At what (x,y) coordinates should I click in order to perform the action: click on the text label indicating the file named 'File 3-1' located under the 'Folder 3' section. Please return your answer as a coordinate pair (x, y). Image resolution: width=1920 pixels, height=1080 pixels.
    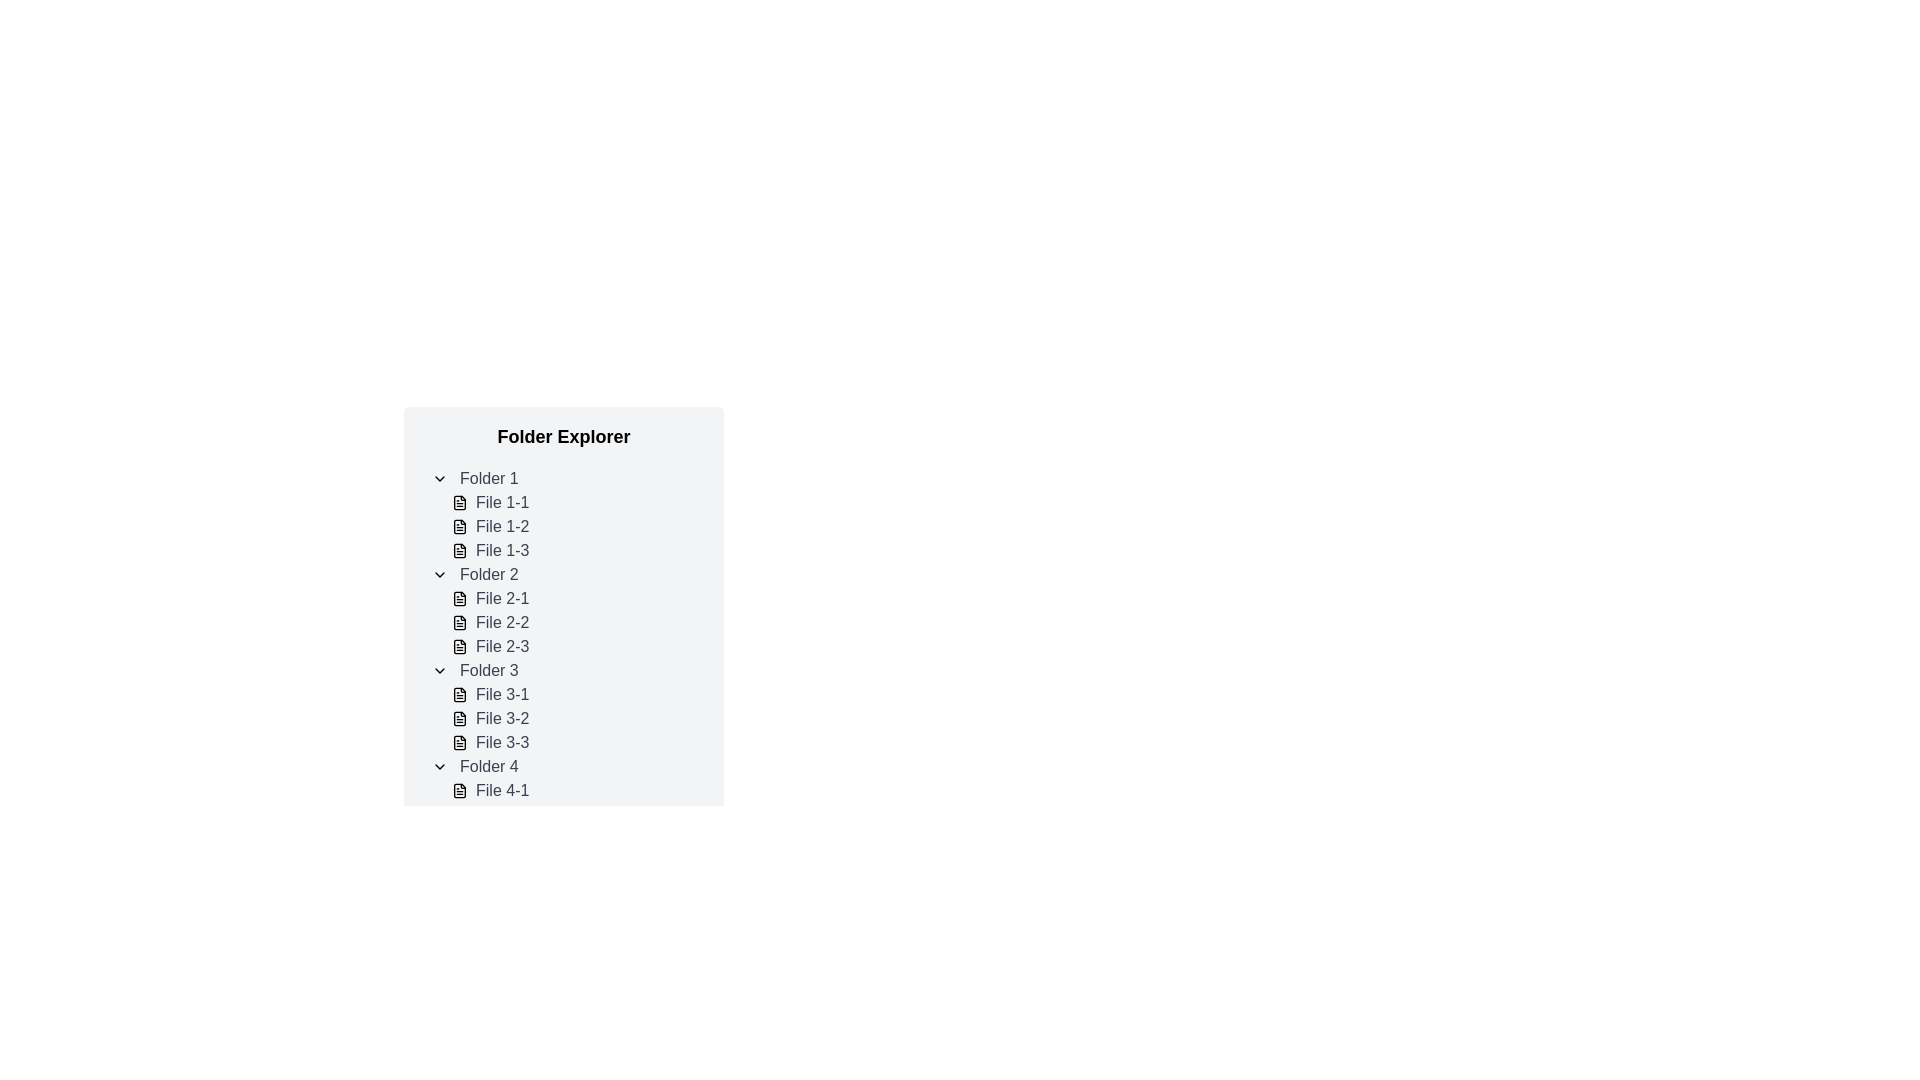
    Looking at the image, I should click on (502, 693).